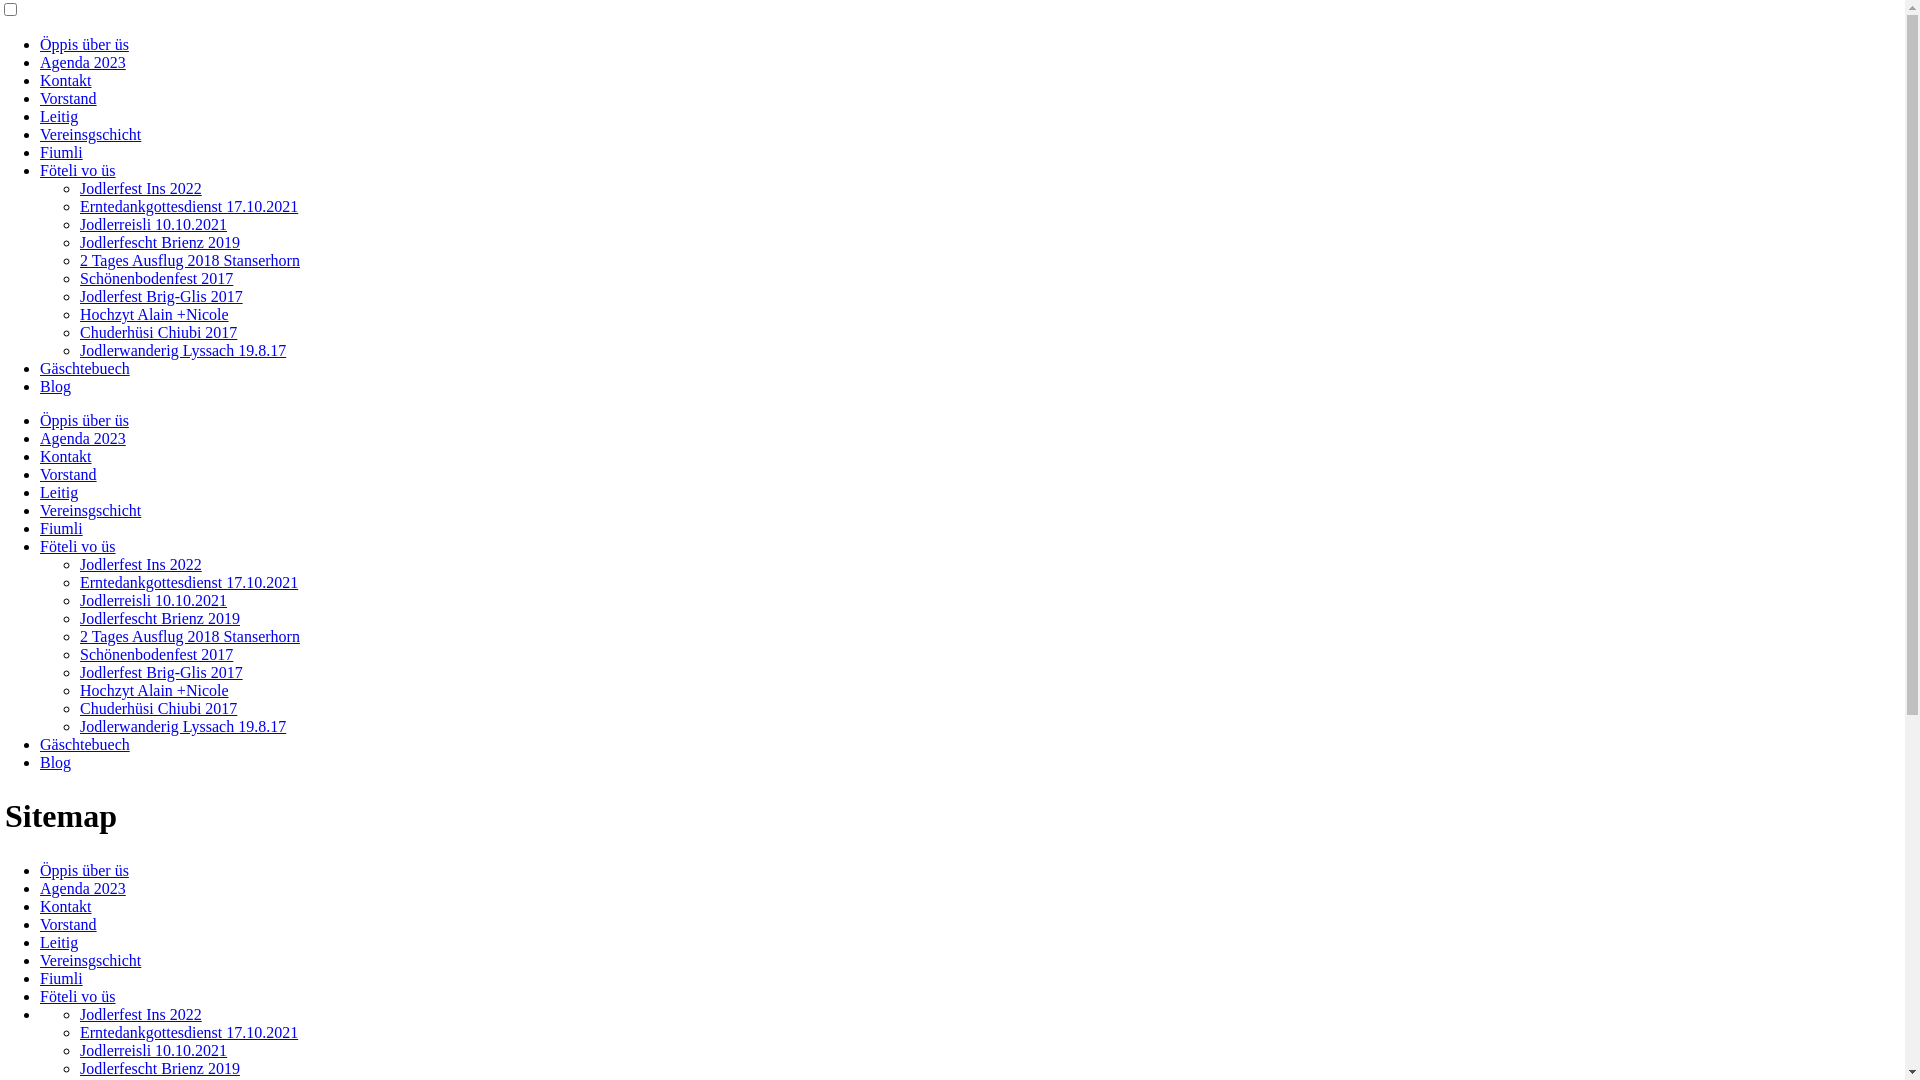  What do you see at coordinates (89, 134) in the screenshot?
I see `'Vereinsgschicht'` at bounding box center [89, 134].